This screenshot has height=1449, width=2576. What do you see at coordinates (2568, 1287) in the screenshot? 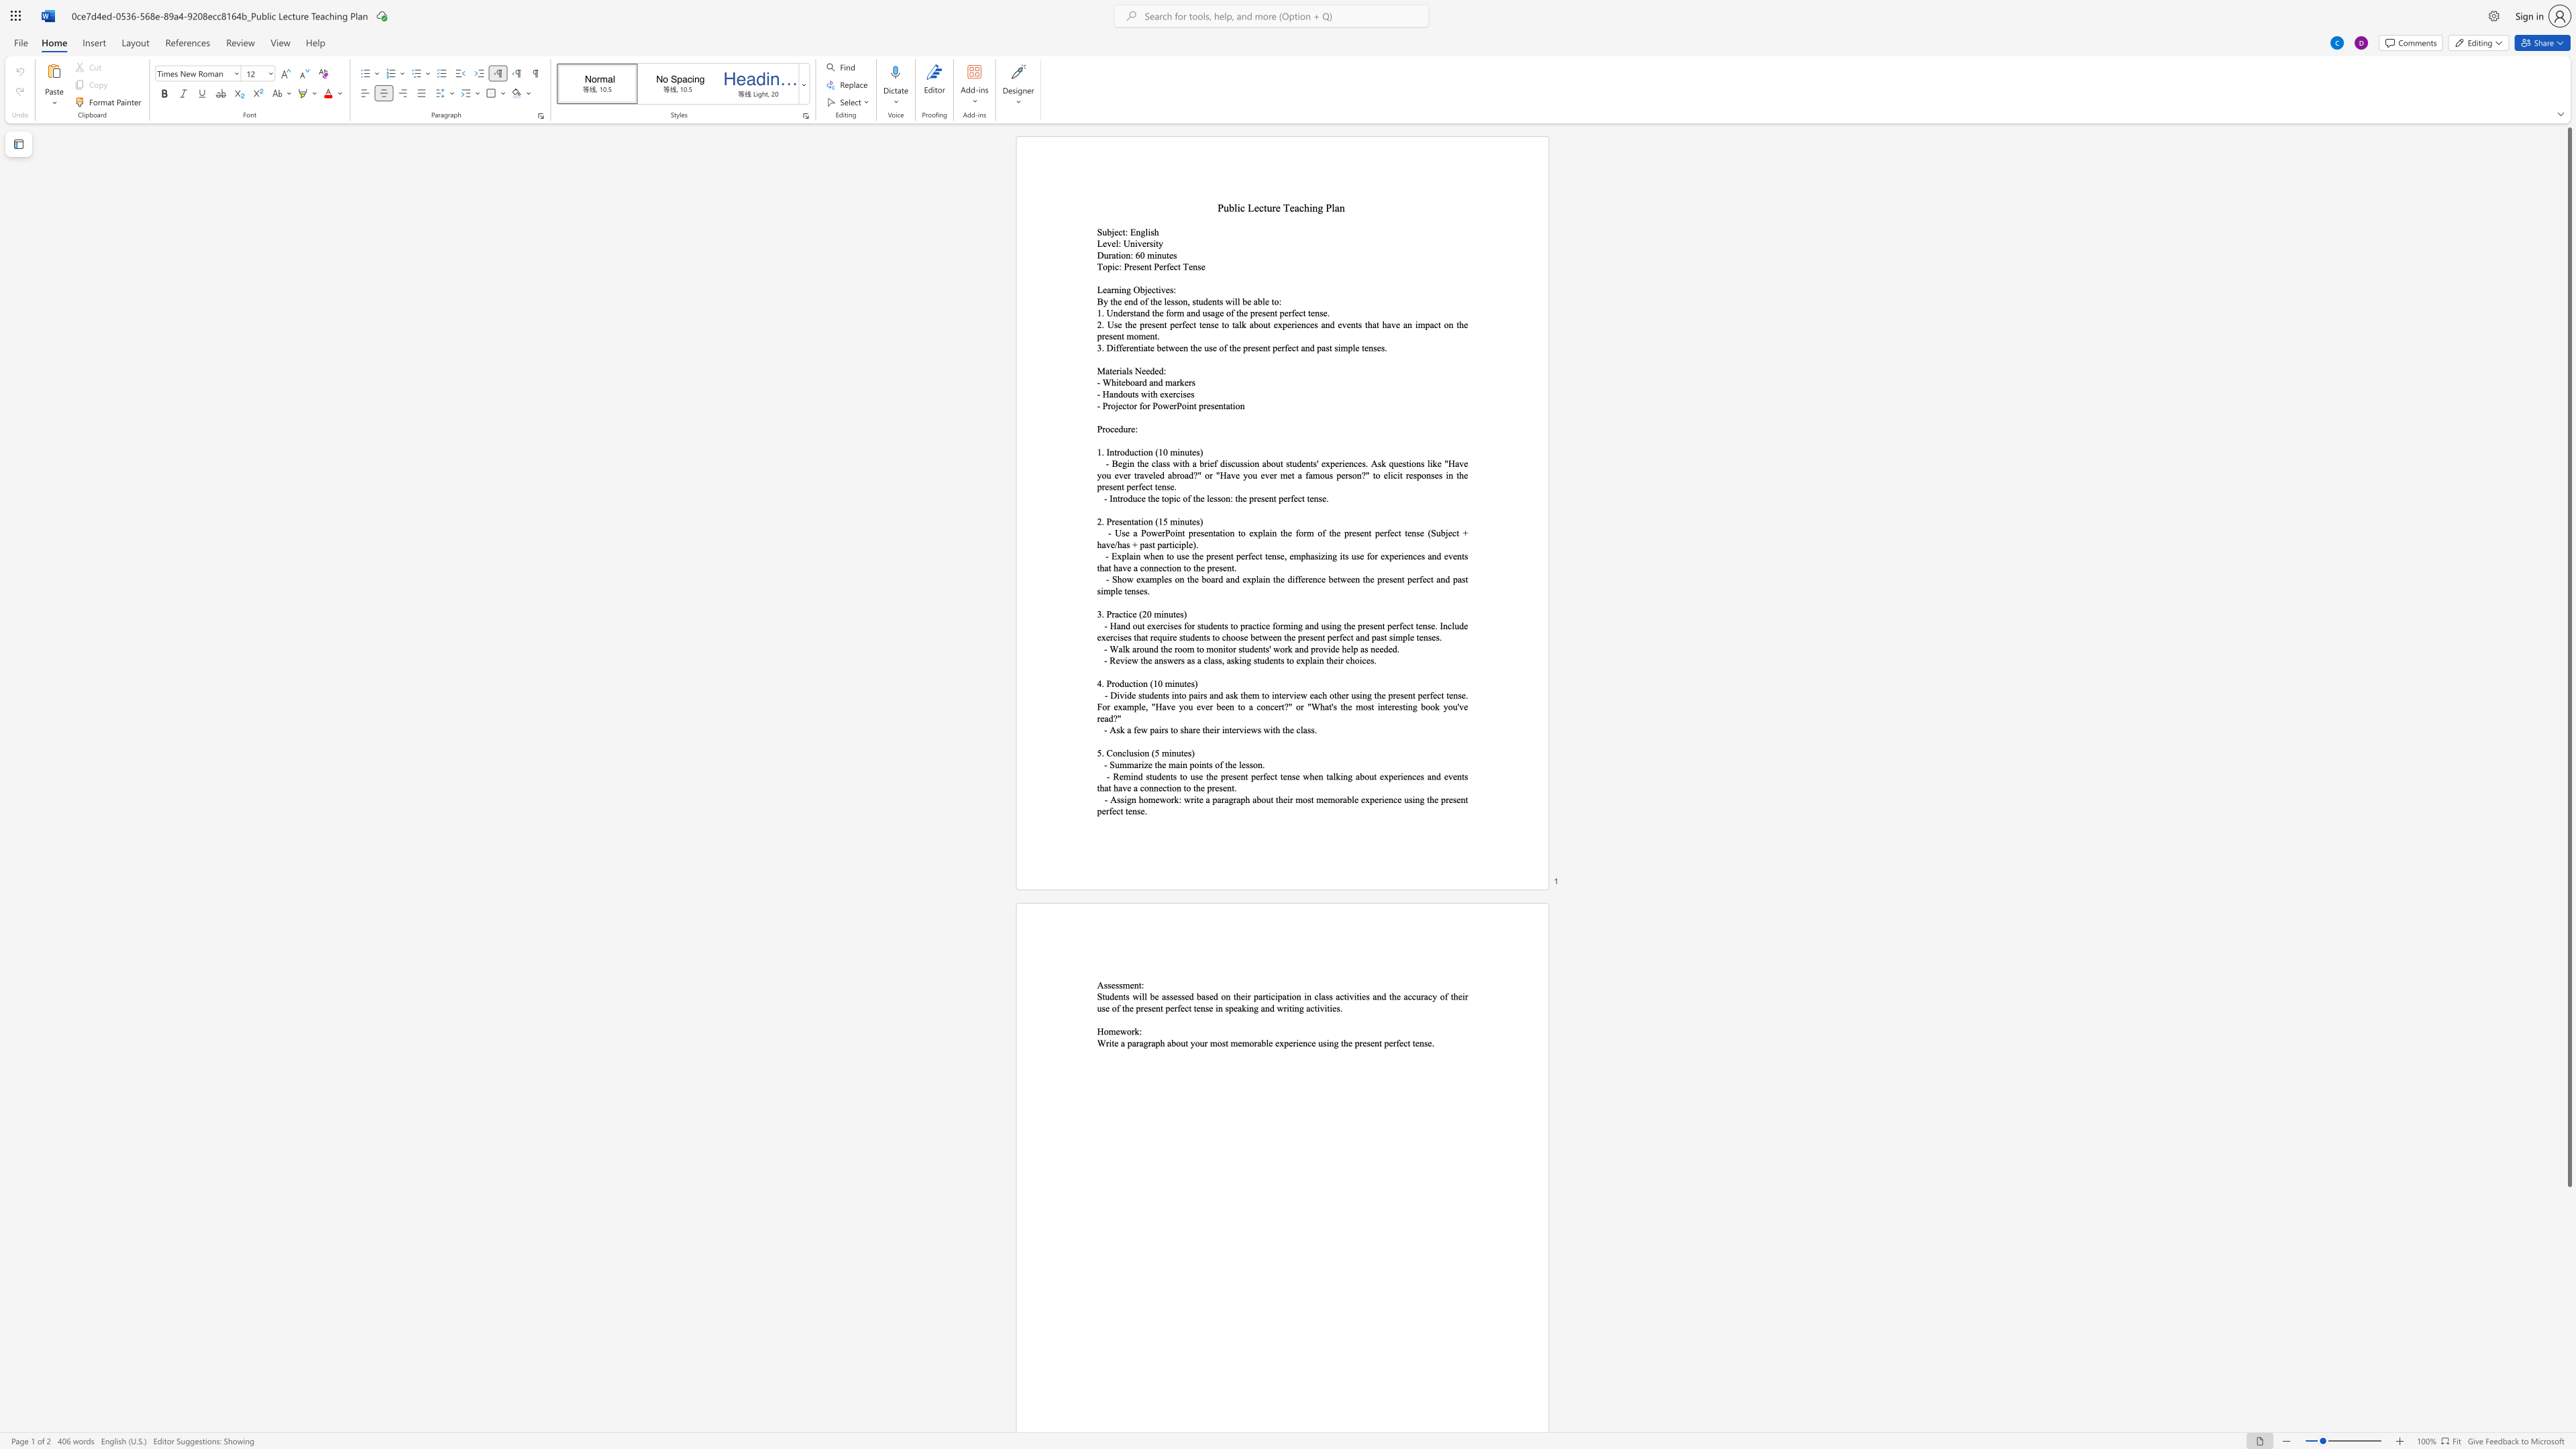
I see `the page's right scrollbar for downward movement` at bounding box center [2568, 1287].